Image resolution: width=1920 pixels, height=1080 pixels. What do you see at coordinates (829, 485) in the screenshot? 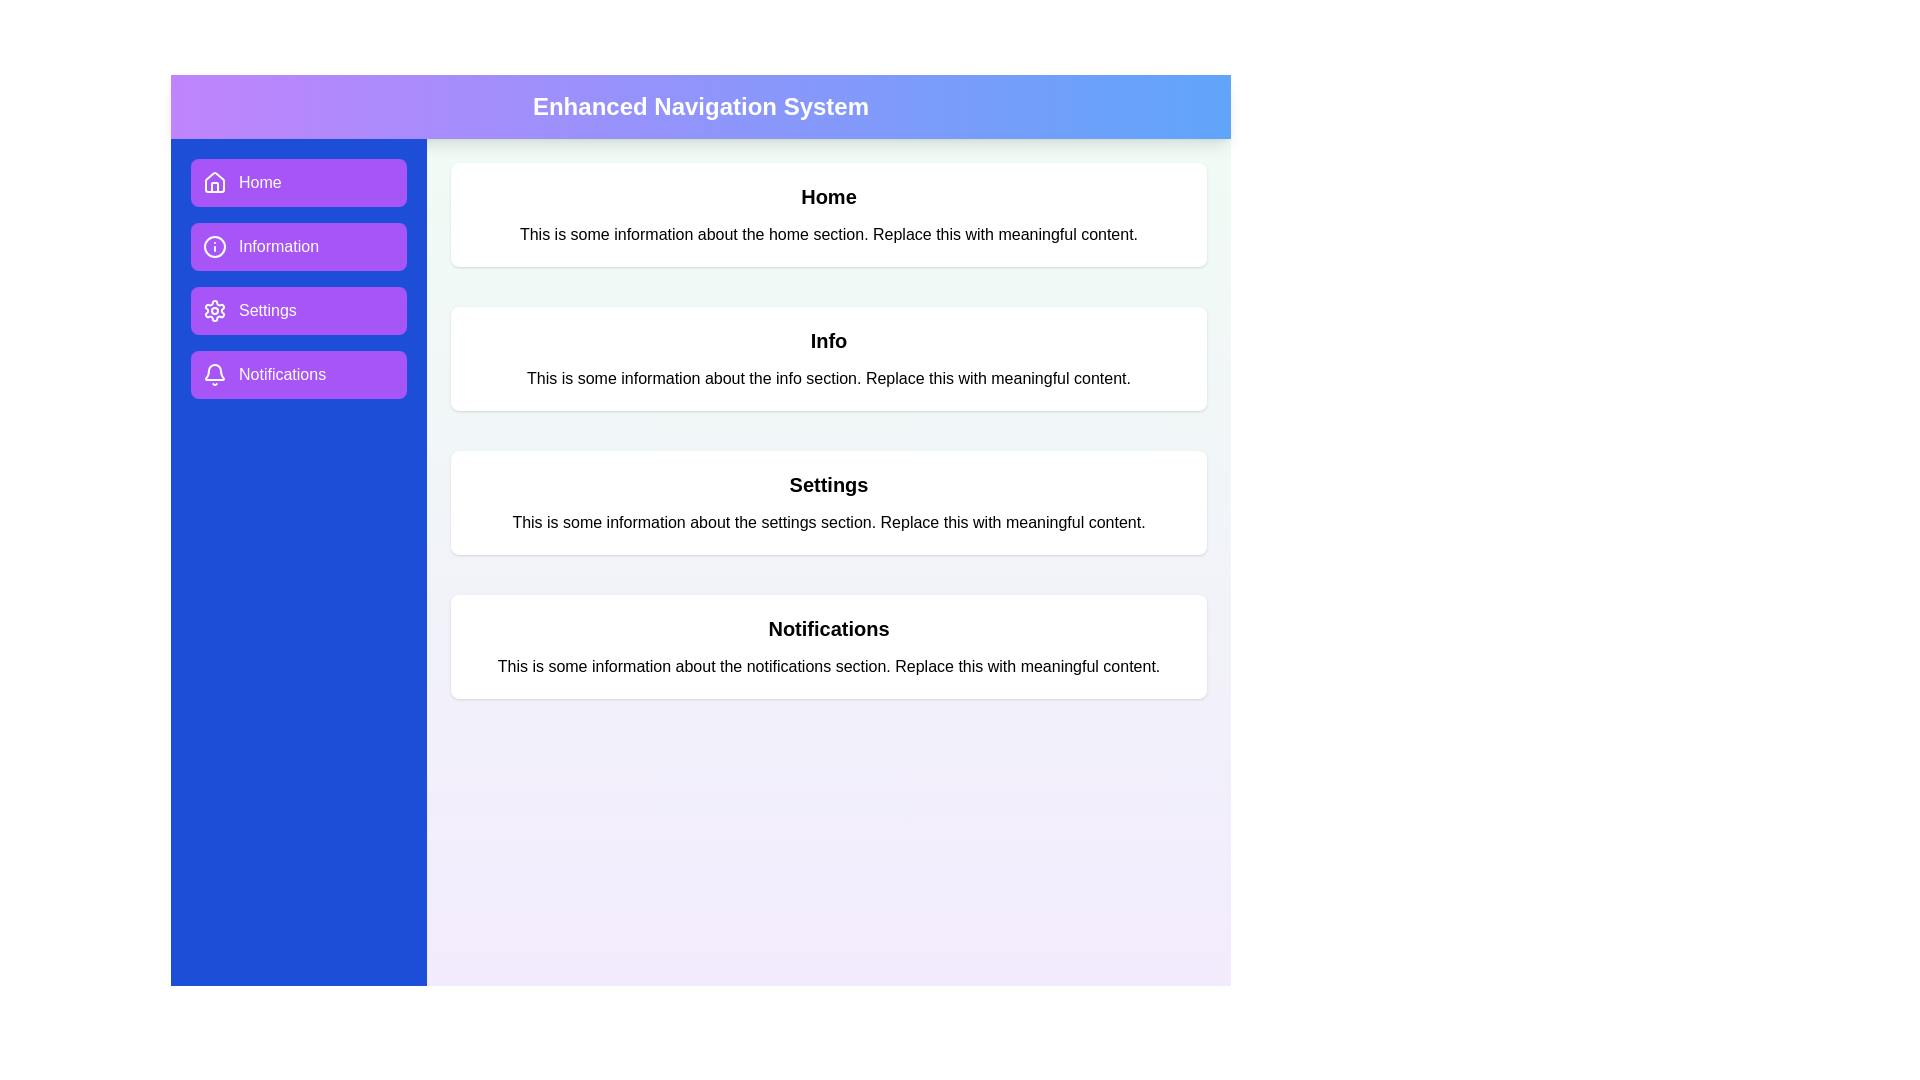
I see `prominently styled textual header labeled 'Settings' located at the upper-middle area of the section card` at bounding box center [829, 485].